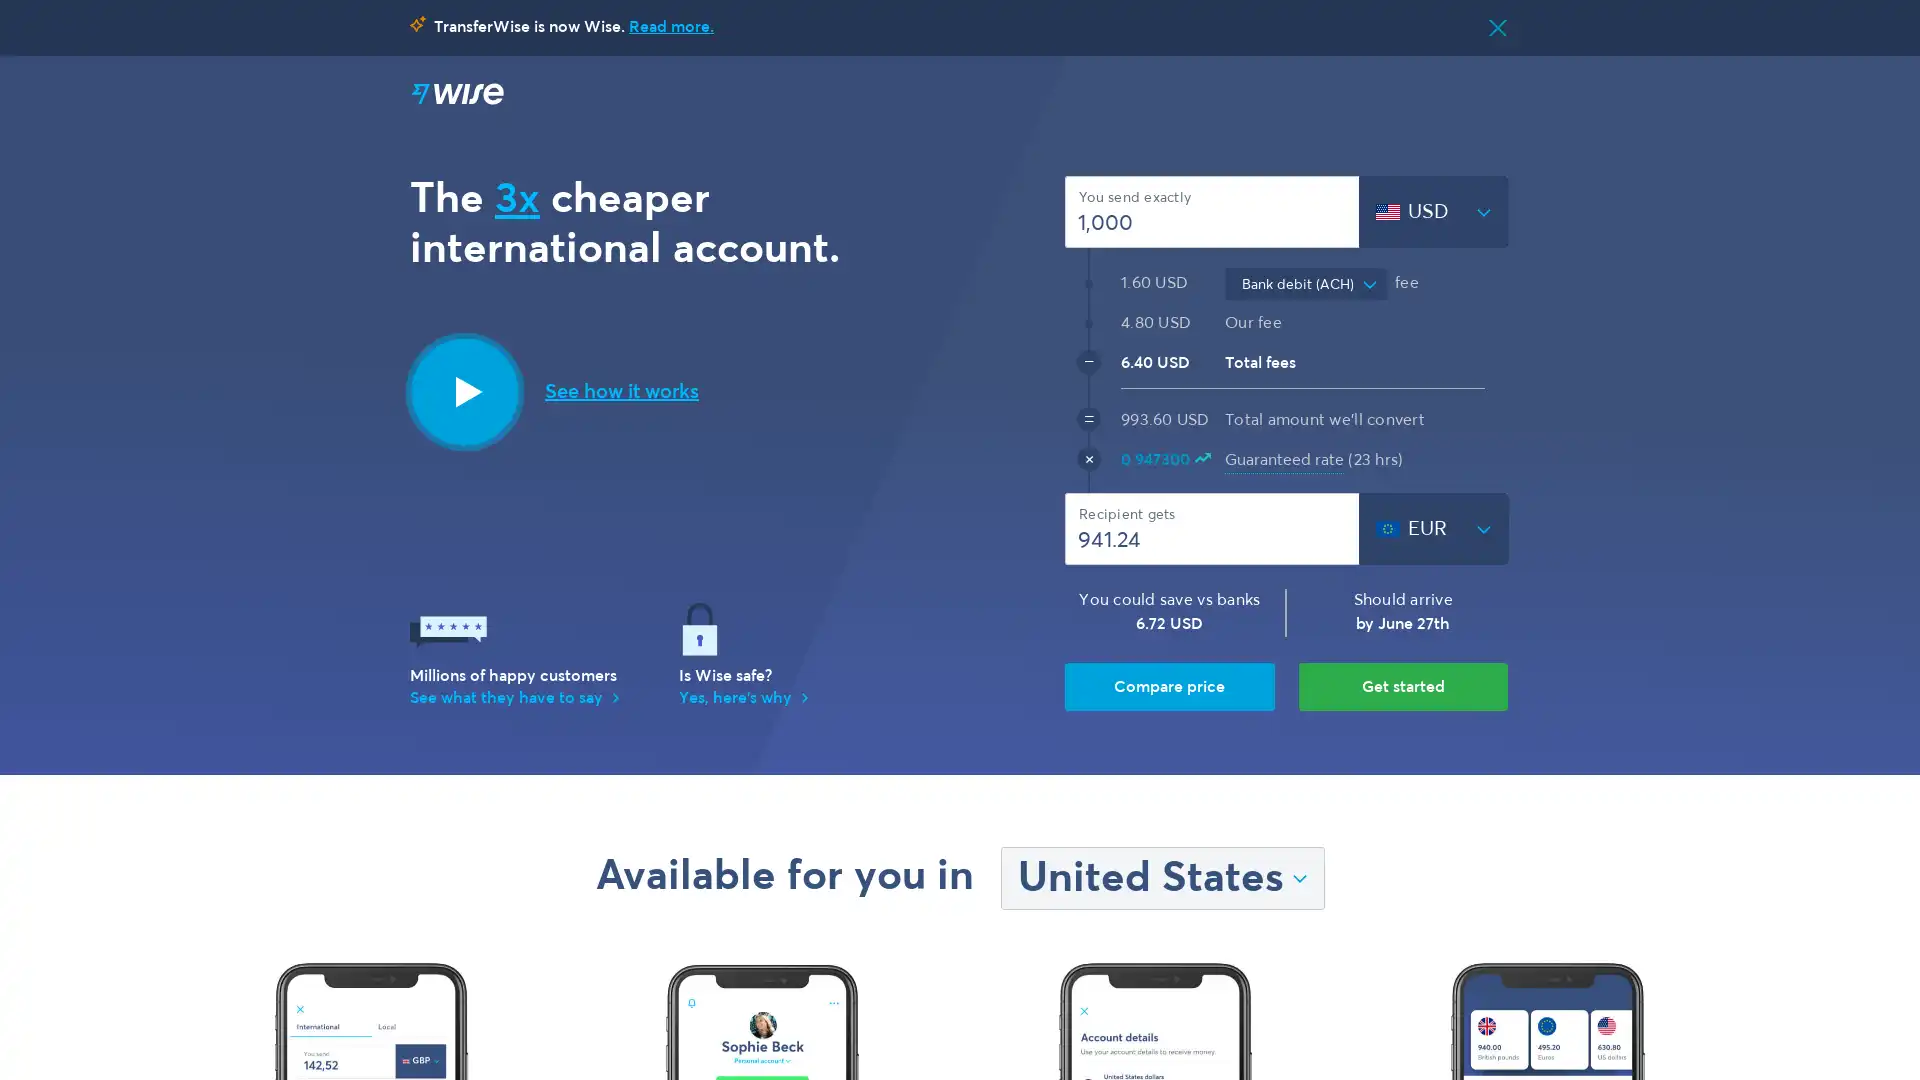 This screenshot has height=1080, width=1920. Describe the element at coordinates (464, 390) in the screenshot. I see `Play video` at that location.